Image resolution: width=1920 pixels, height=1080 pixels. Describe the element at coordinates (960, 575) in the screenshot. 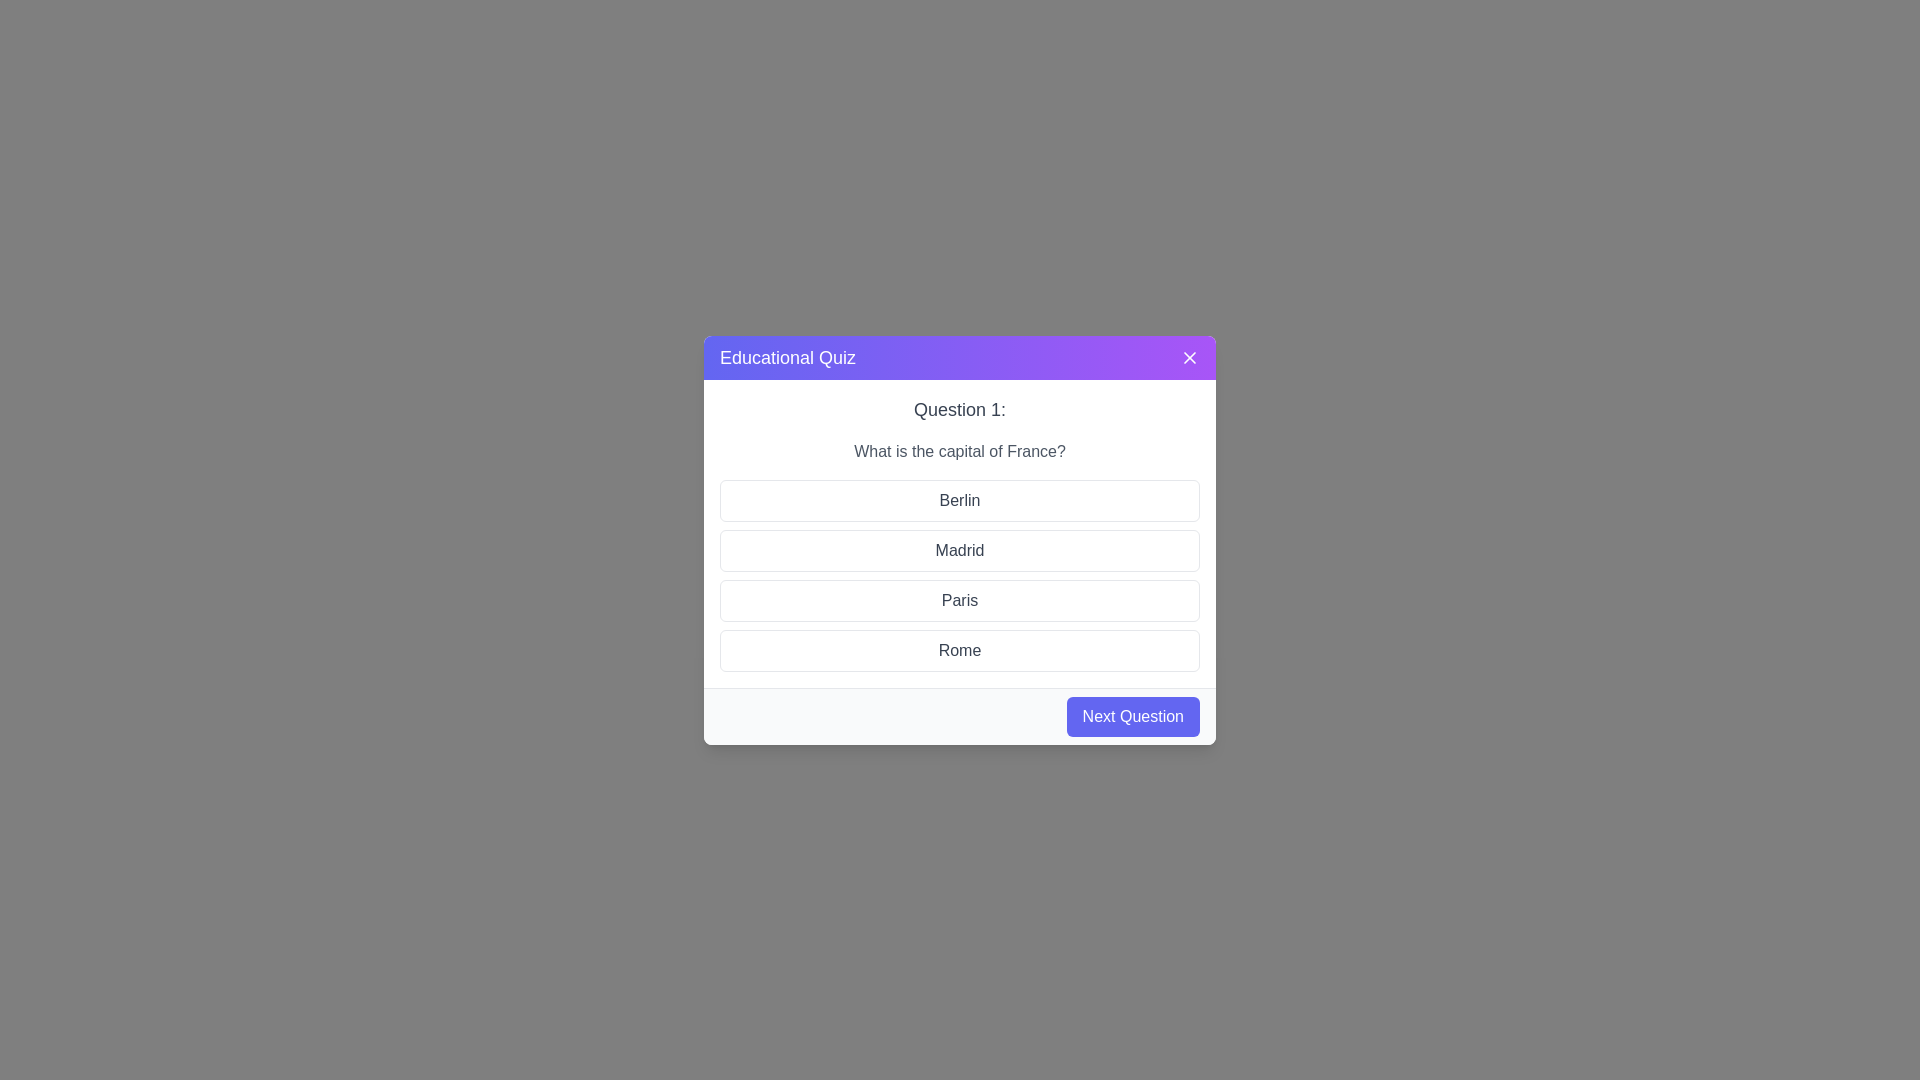

I see `the option 'Paris' in the group of clickable options styled as buttons or list items located in the center of the dialog box titled 'Educational Quiz'` at that location.